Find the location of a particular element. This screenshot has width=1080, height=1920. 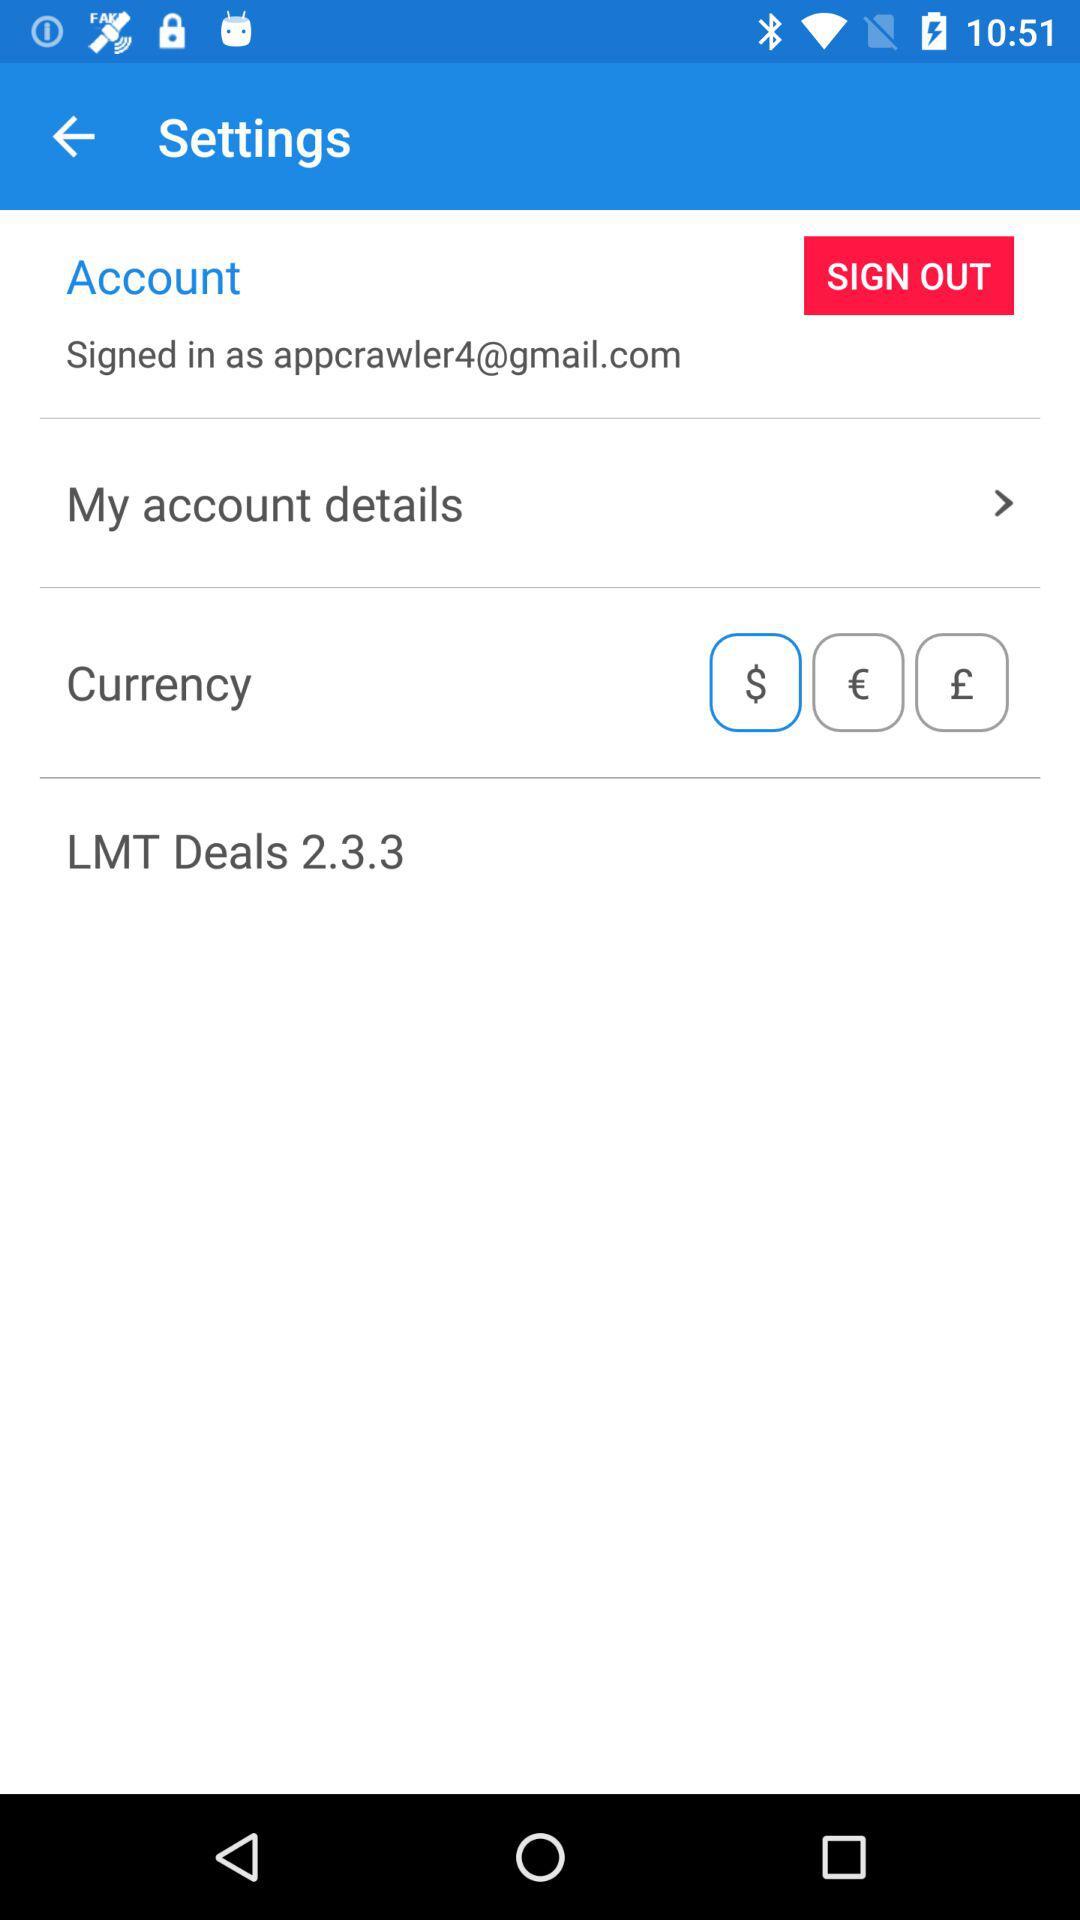

item next to currency icon is located at coordinates (755, 682).